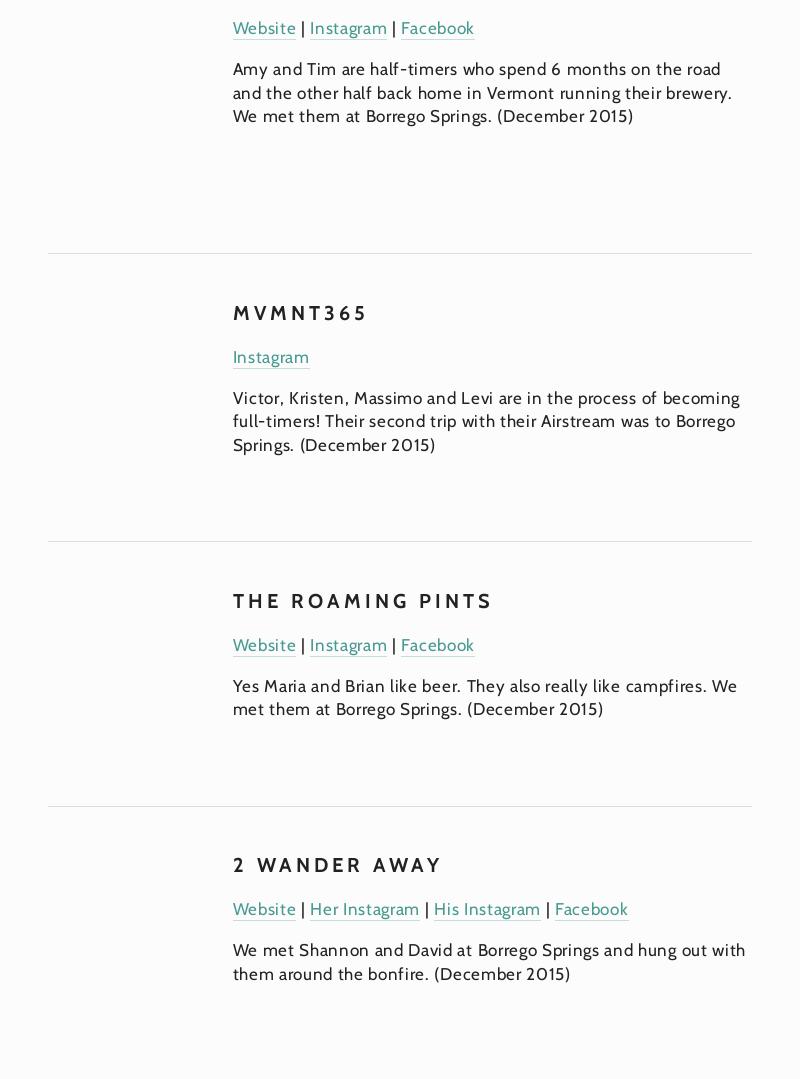 The height and width of the screenshot is (1079, 800). Describe the element at coordinates (487, 697) in the screenshot. I see `'Yes Maria and Brian like beer. They also really like campfires. We met them at Borrego Springs. (December 2015)'` at that location.